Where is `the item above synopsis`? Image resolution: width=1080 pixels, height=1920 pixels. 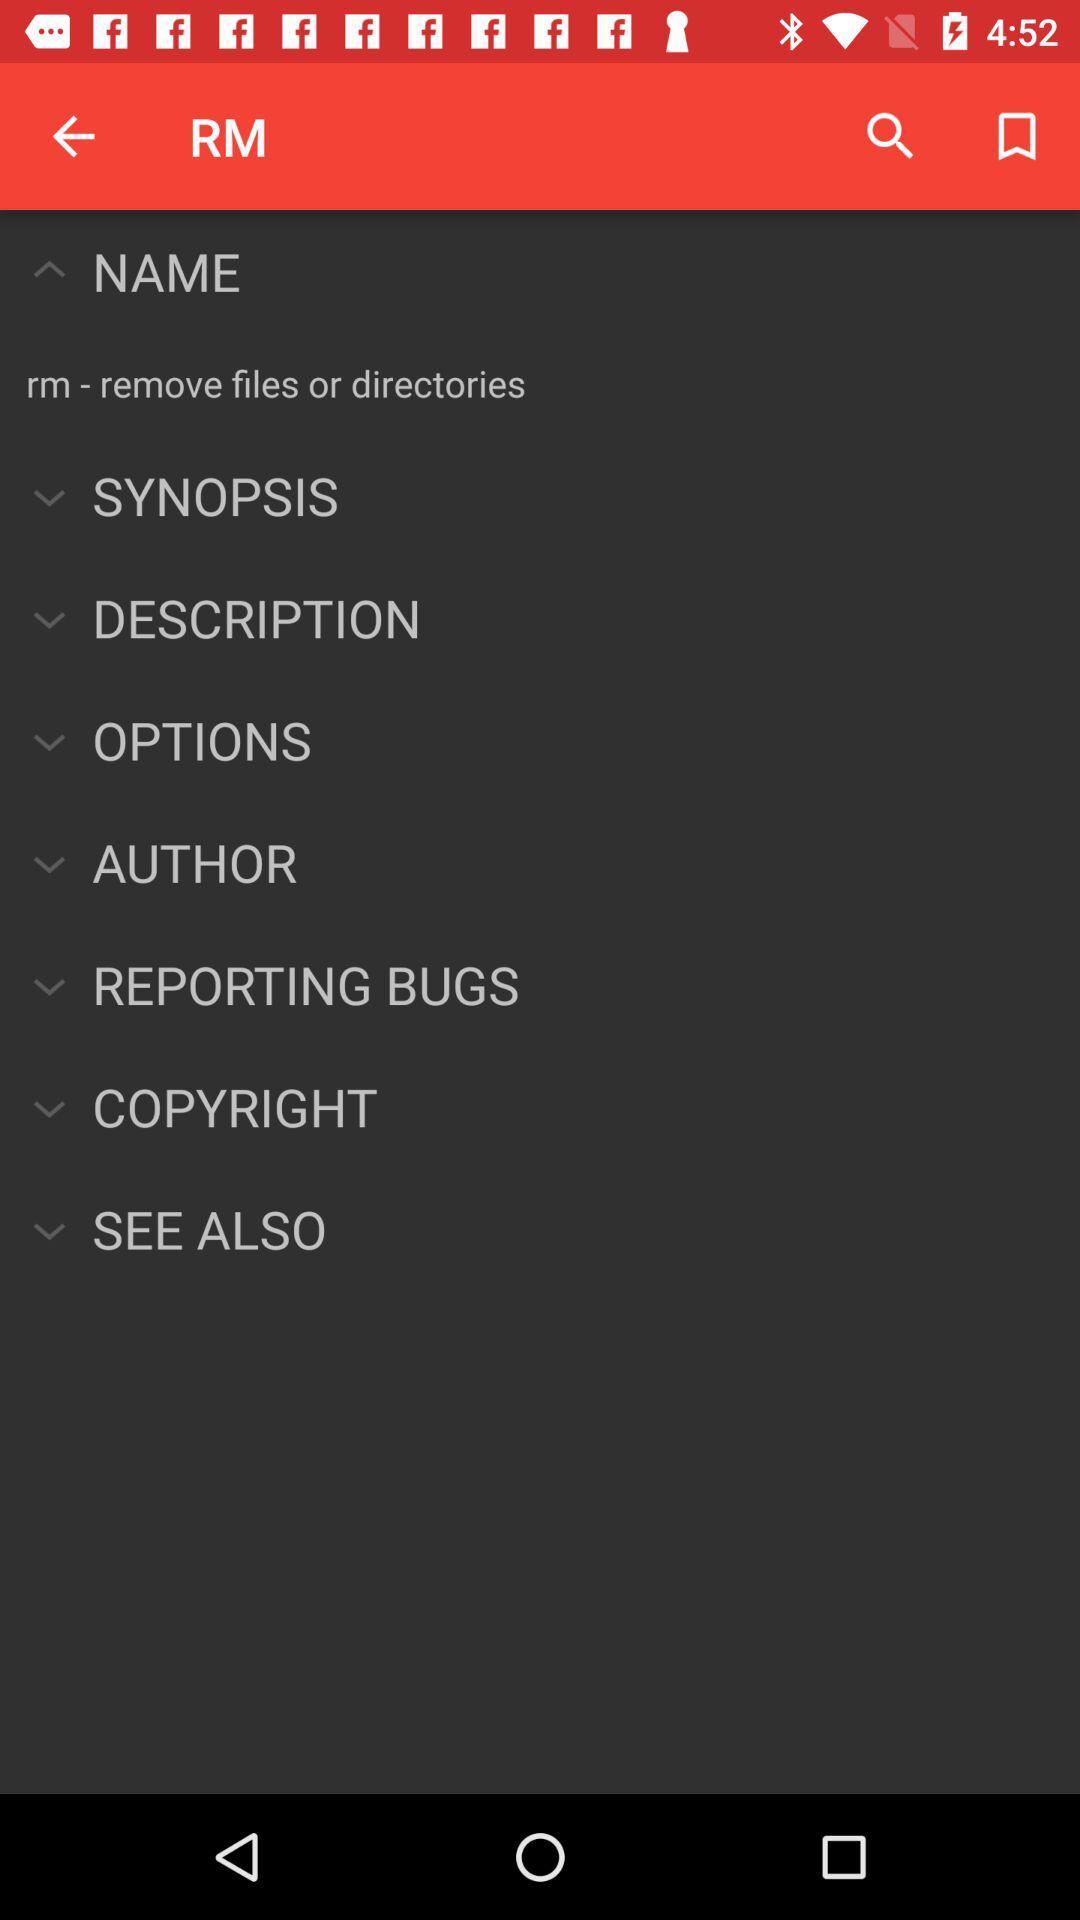
the item above synopsis is located at coordinates (276, 383).